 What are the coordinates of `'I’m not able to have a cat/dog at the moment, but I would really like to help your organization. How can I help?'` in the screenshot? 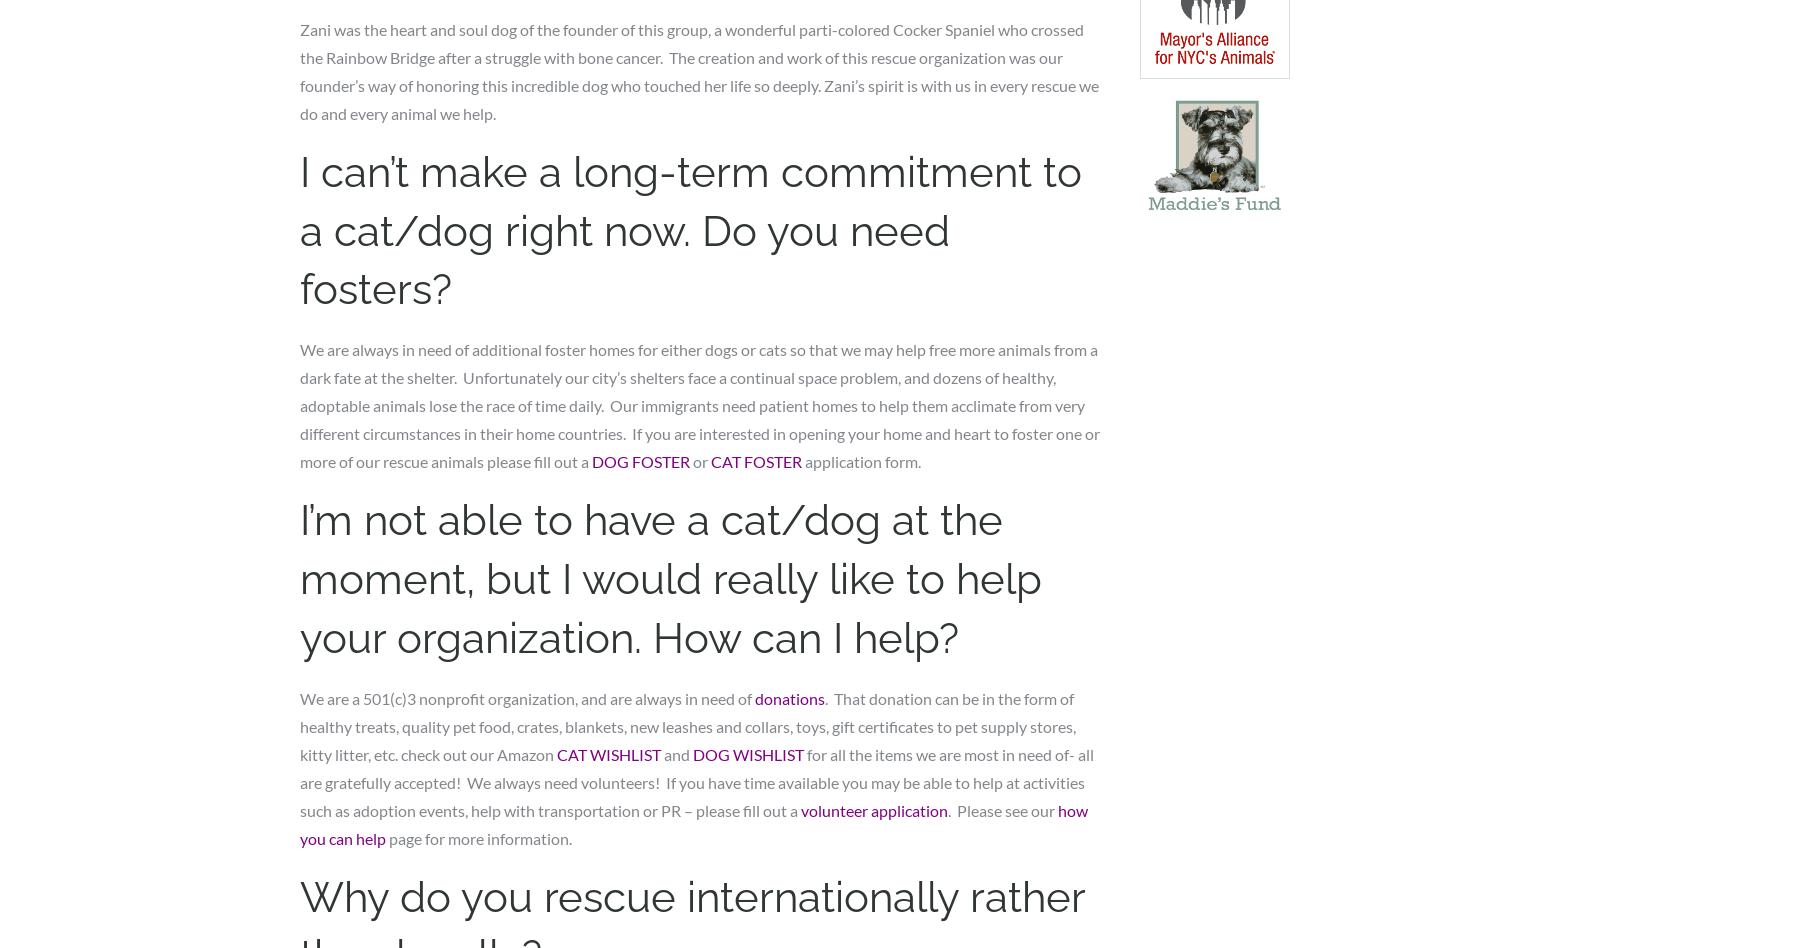 It's located at (299, 579).